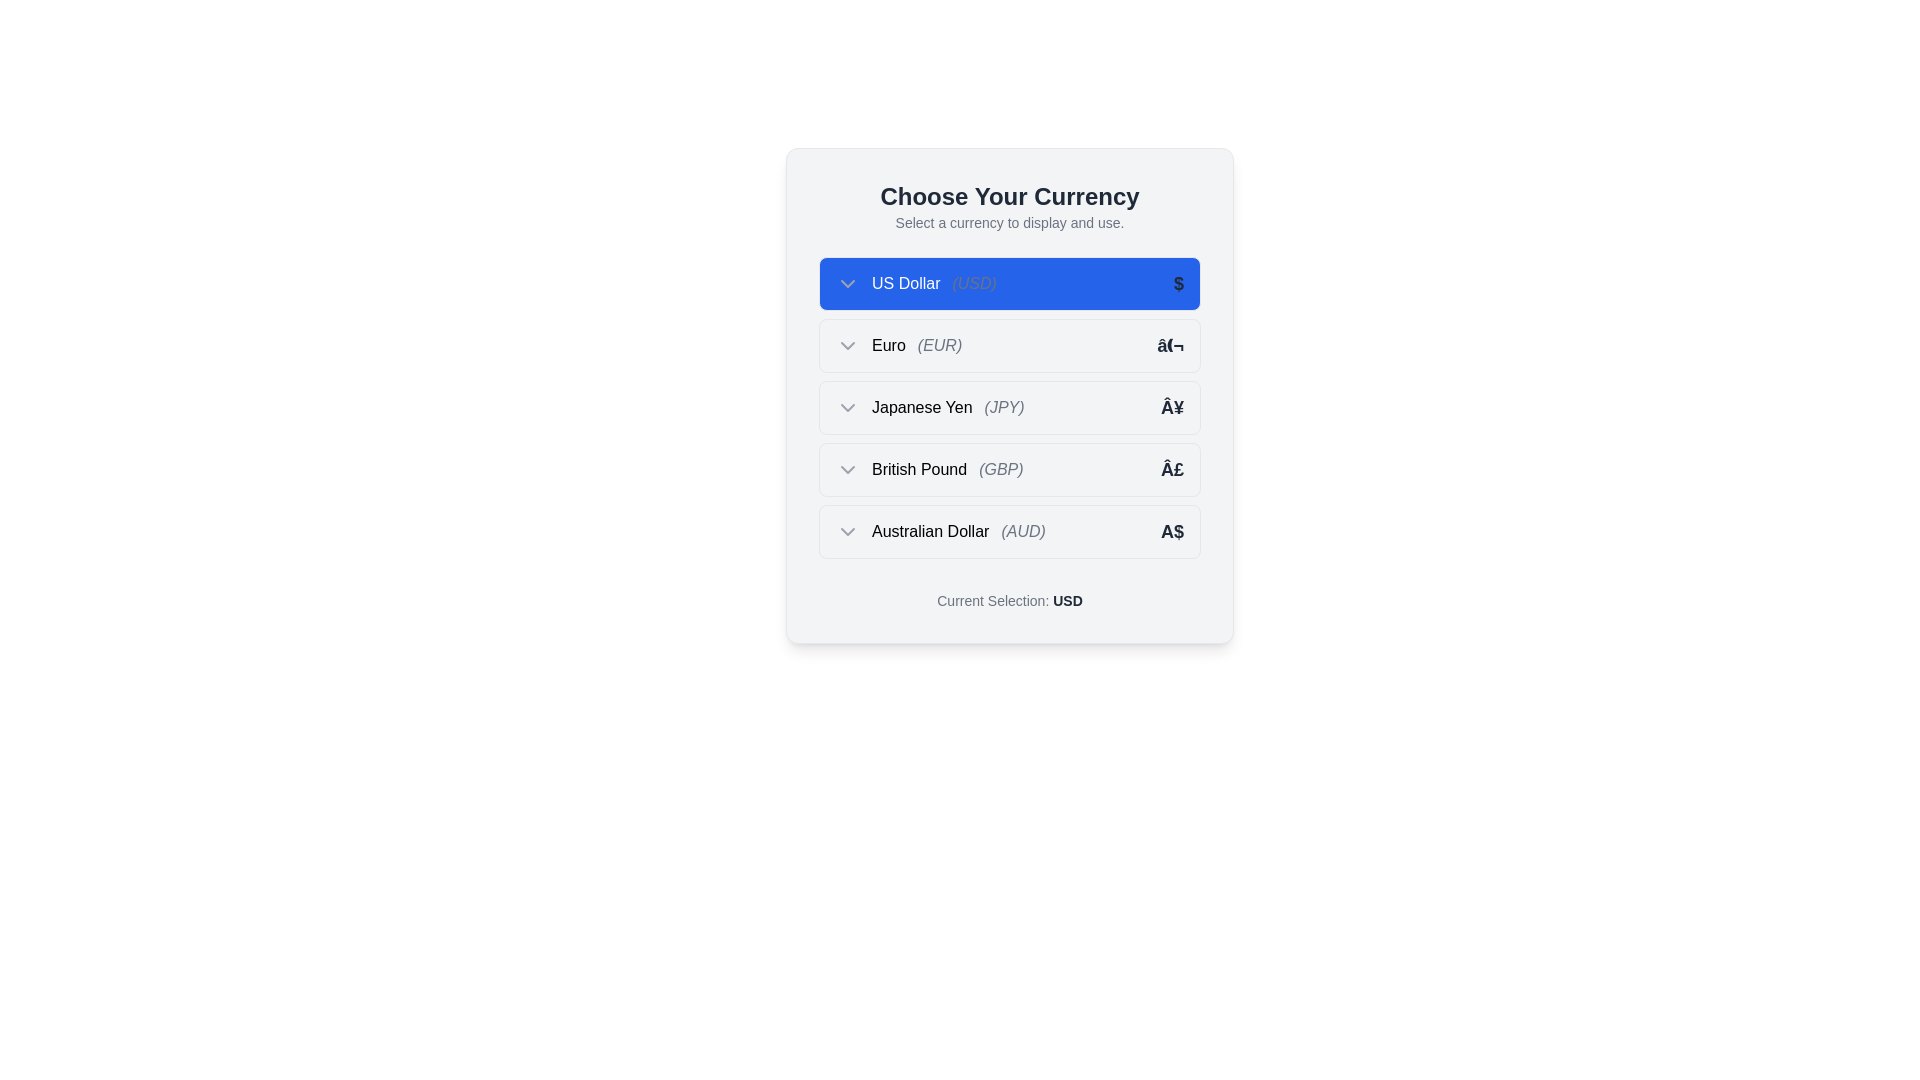 This screenshot has height=1080, width=1920. I want to click on text displayed in the 'Euro' text label UI component, which shows the term 'Euro' in a medium-weight font style as part of the currency options in a dropdown menu, so click(887, 345).